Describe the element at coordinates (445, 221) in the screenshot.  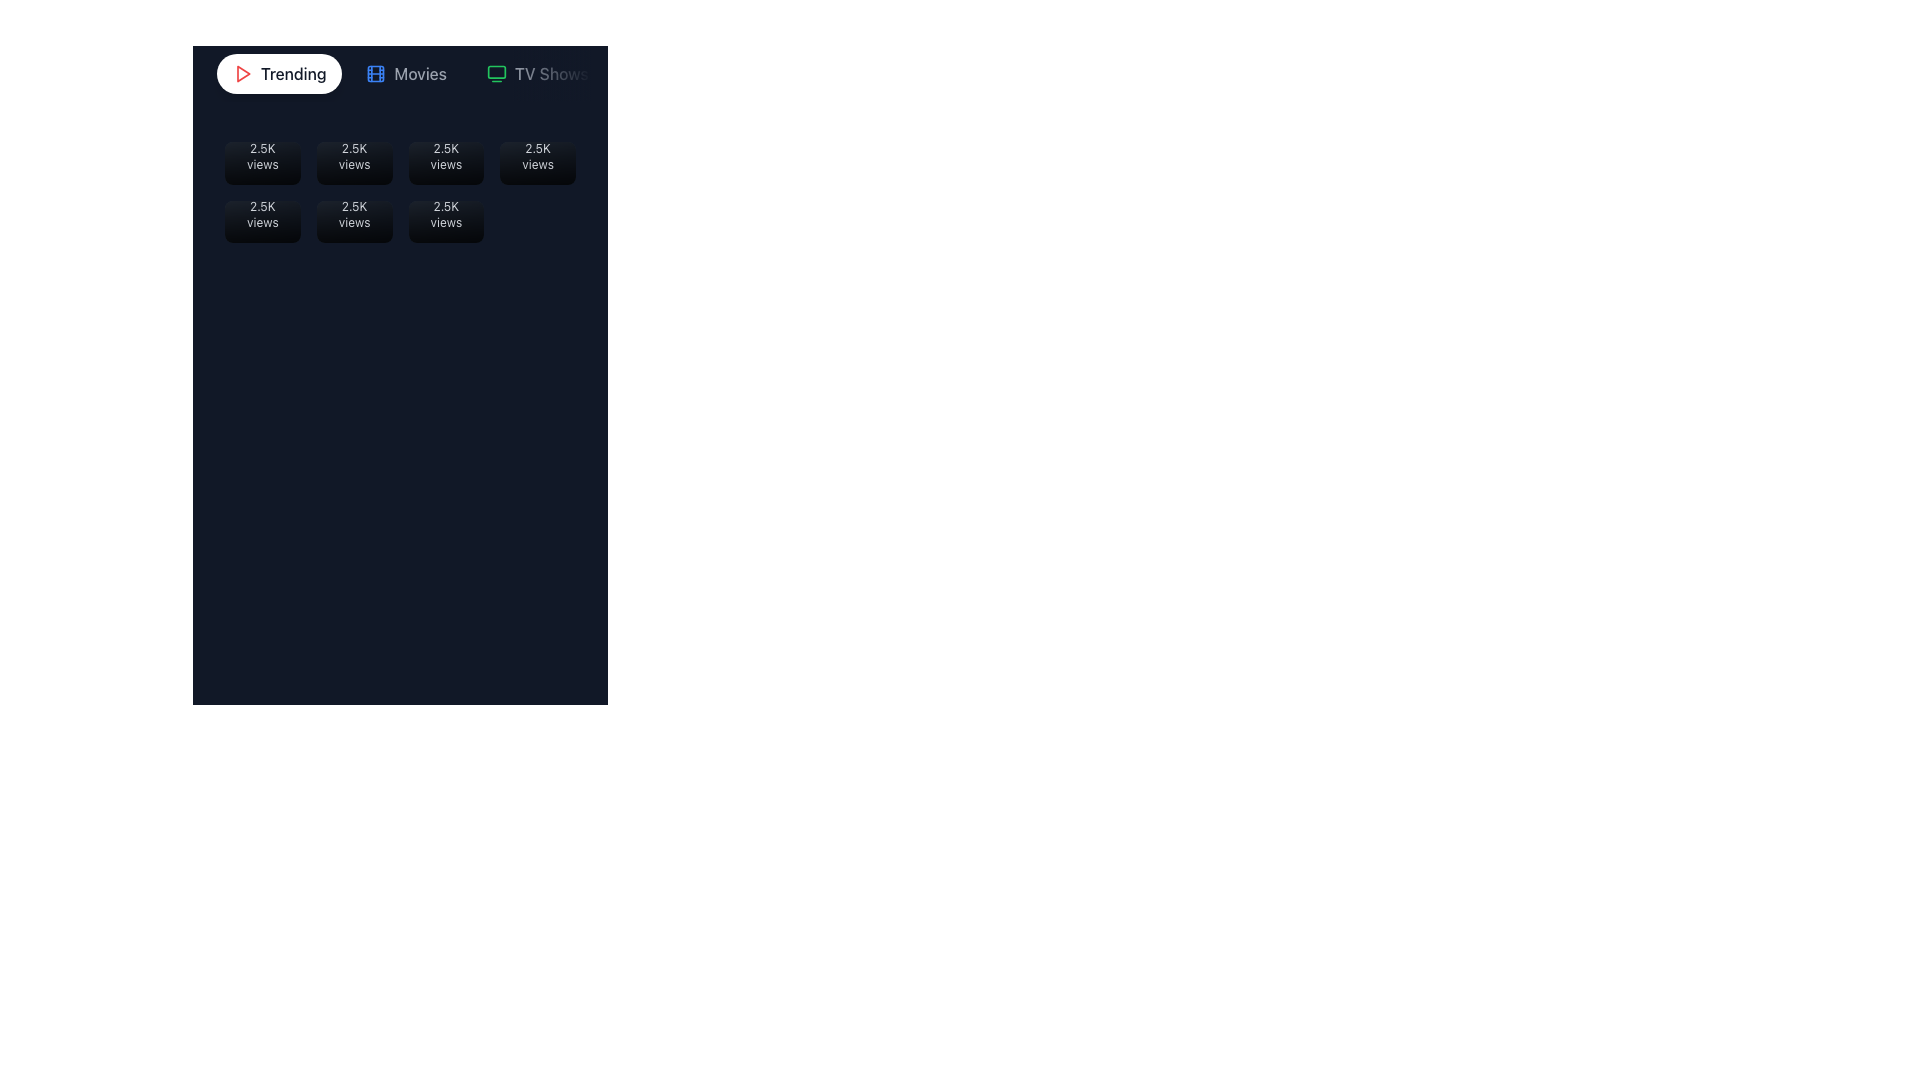
I see `the text label UI component that displays the view count, showing '2.5K views', located in the second row and third column of the grid layout` at that location.